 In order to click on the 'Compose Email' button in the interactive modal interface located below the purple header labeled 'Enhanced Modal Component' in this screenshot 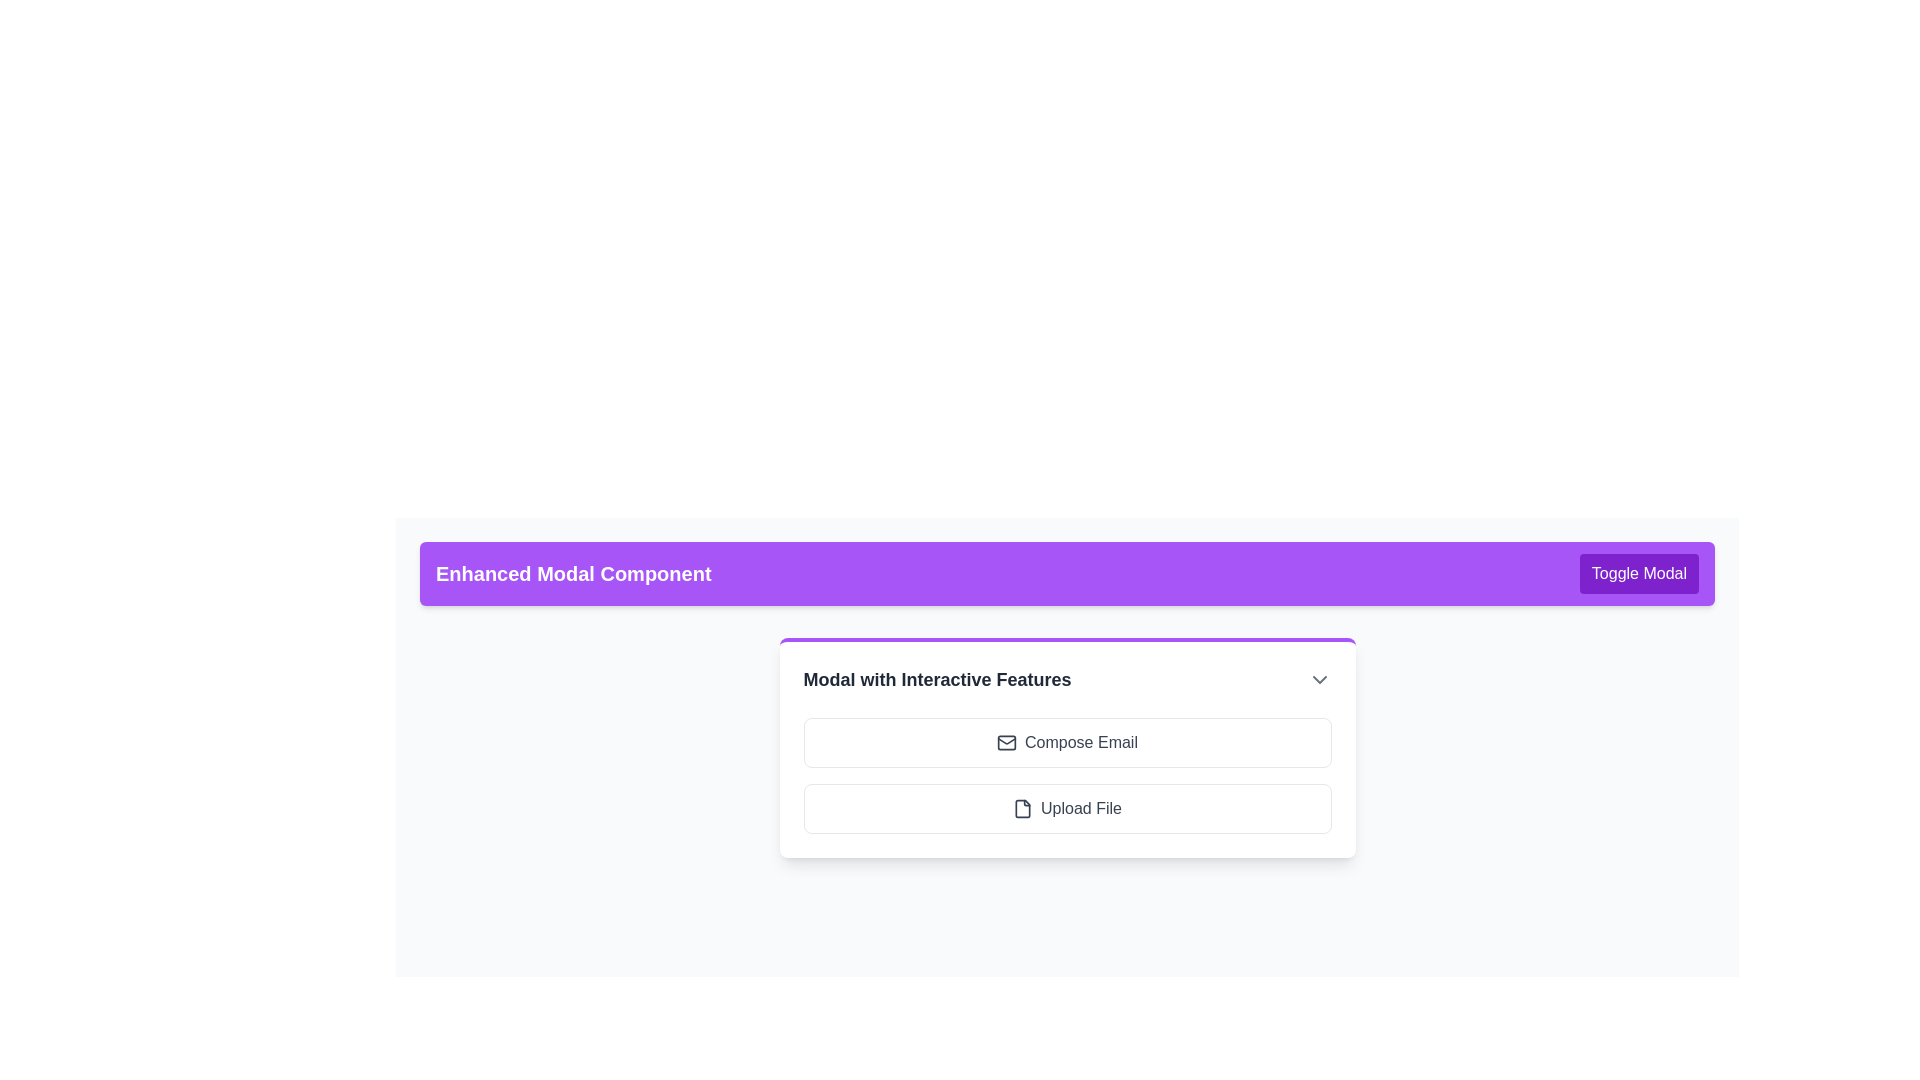, I will do `click(1066, 748)`.